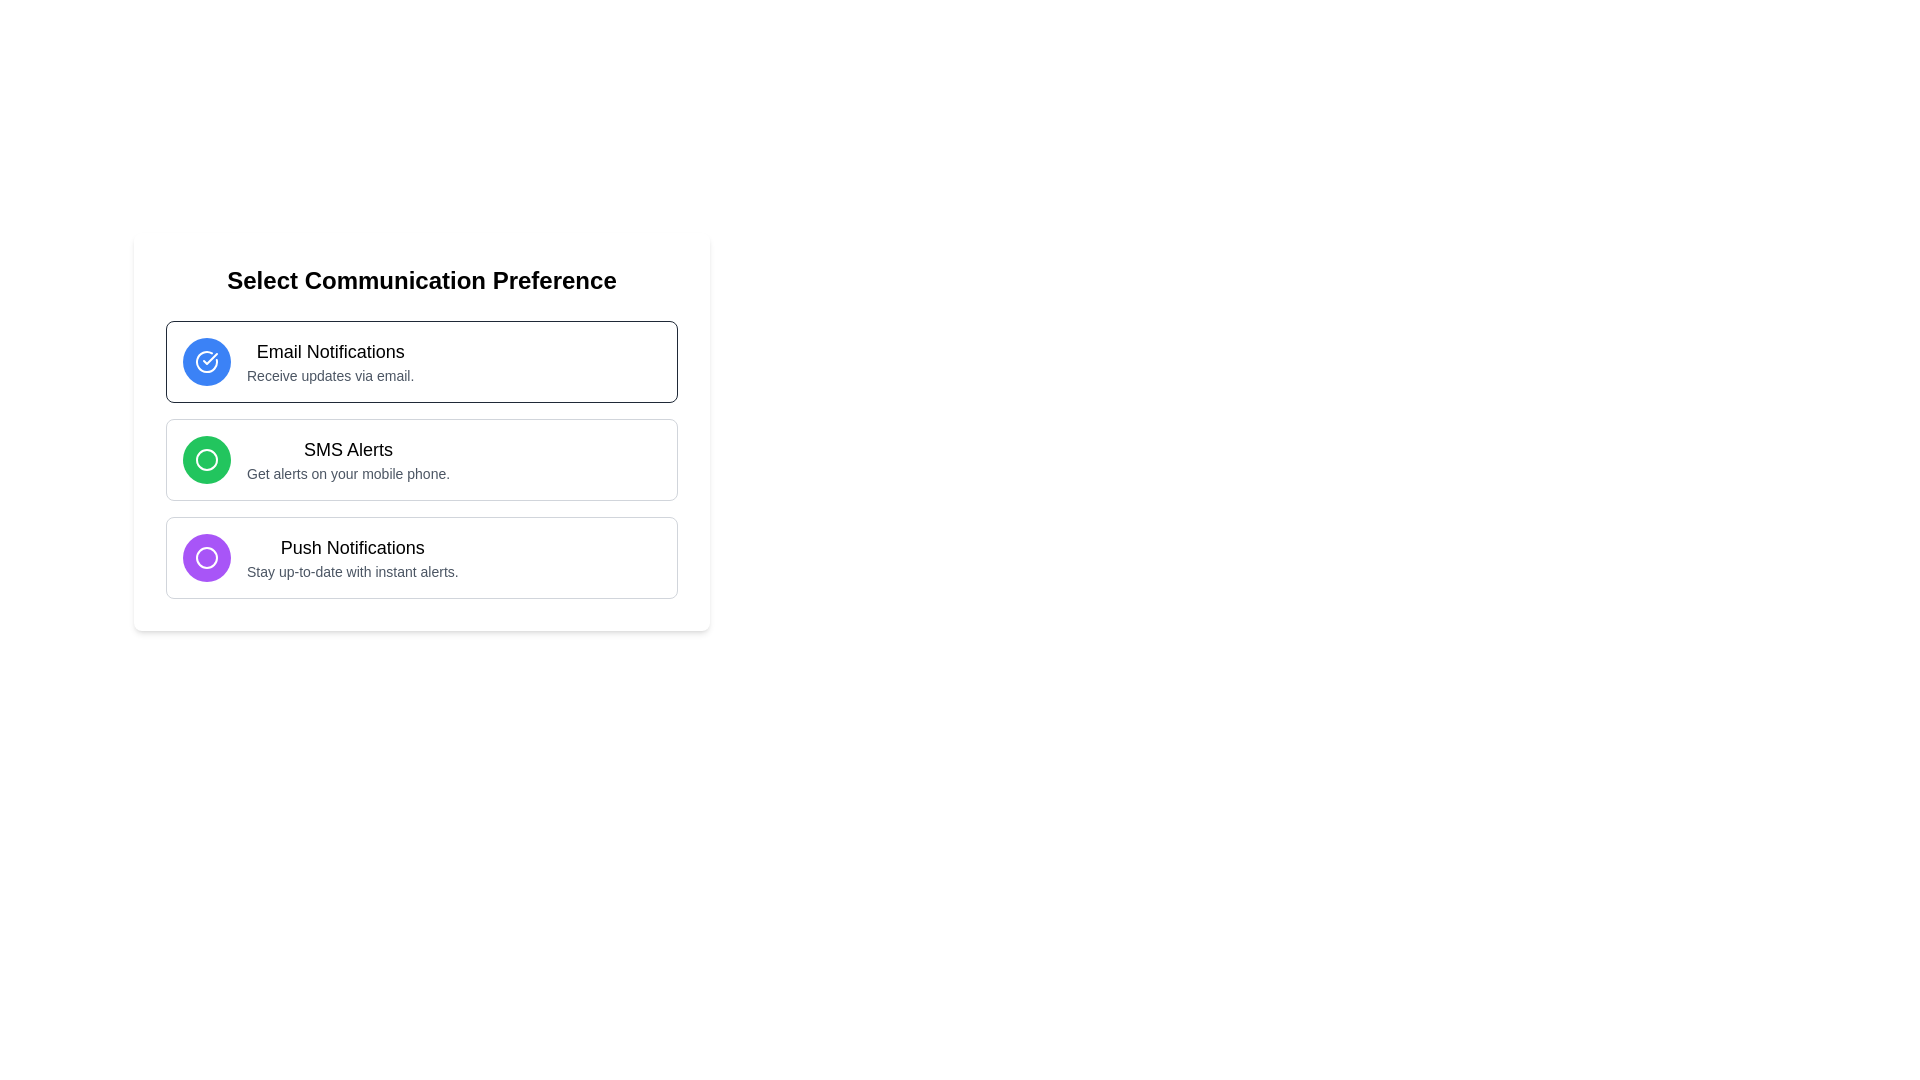 This screenshot has height=1080, width=1920. Describe the element at coordinates (421, 431) in the screenshot. I see `the 'SMS Alerts' card, which is the middle card in a vertical list under 'Select Communication Preference'` at that location.